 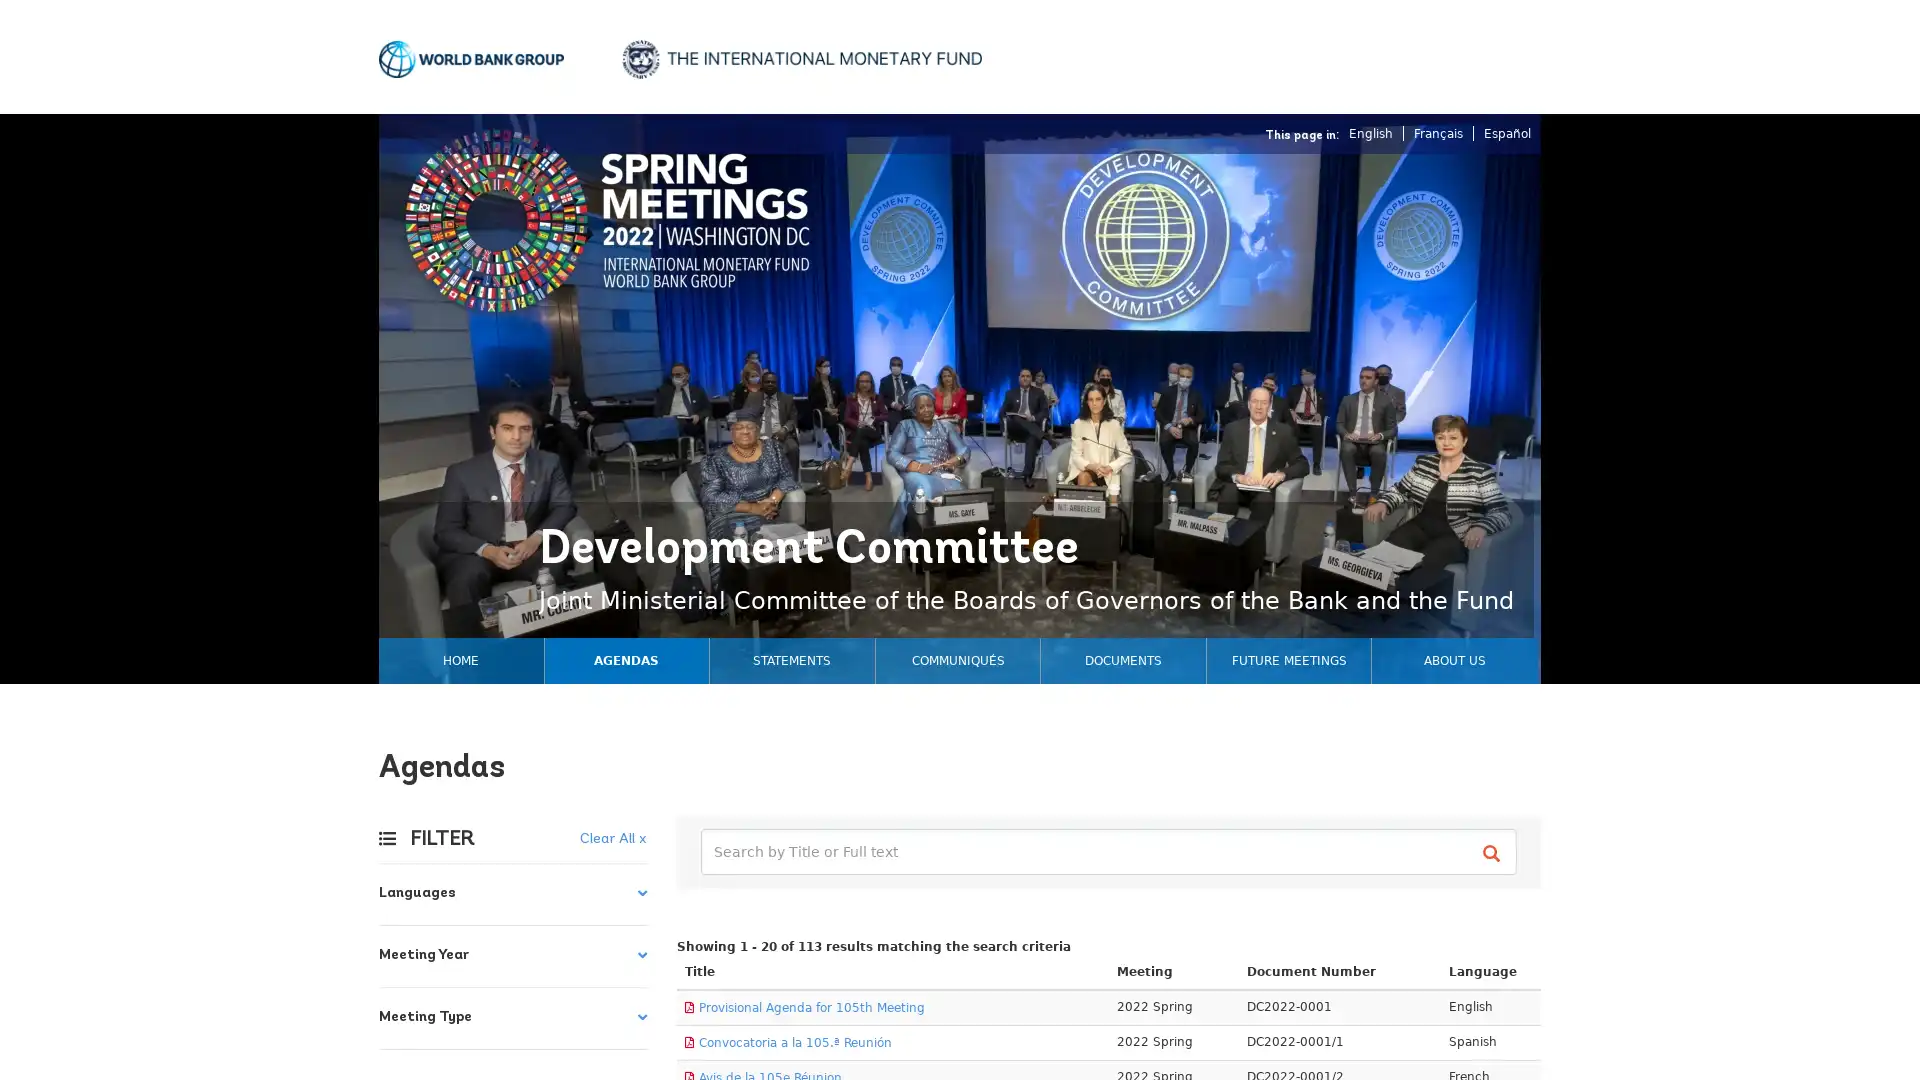 I want to click on Meeting Type, so click(x=513, y=1018).